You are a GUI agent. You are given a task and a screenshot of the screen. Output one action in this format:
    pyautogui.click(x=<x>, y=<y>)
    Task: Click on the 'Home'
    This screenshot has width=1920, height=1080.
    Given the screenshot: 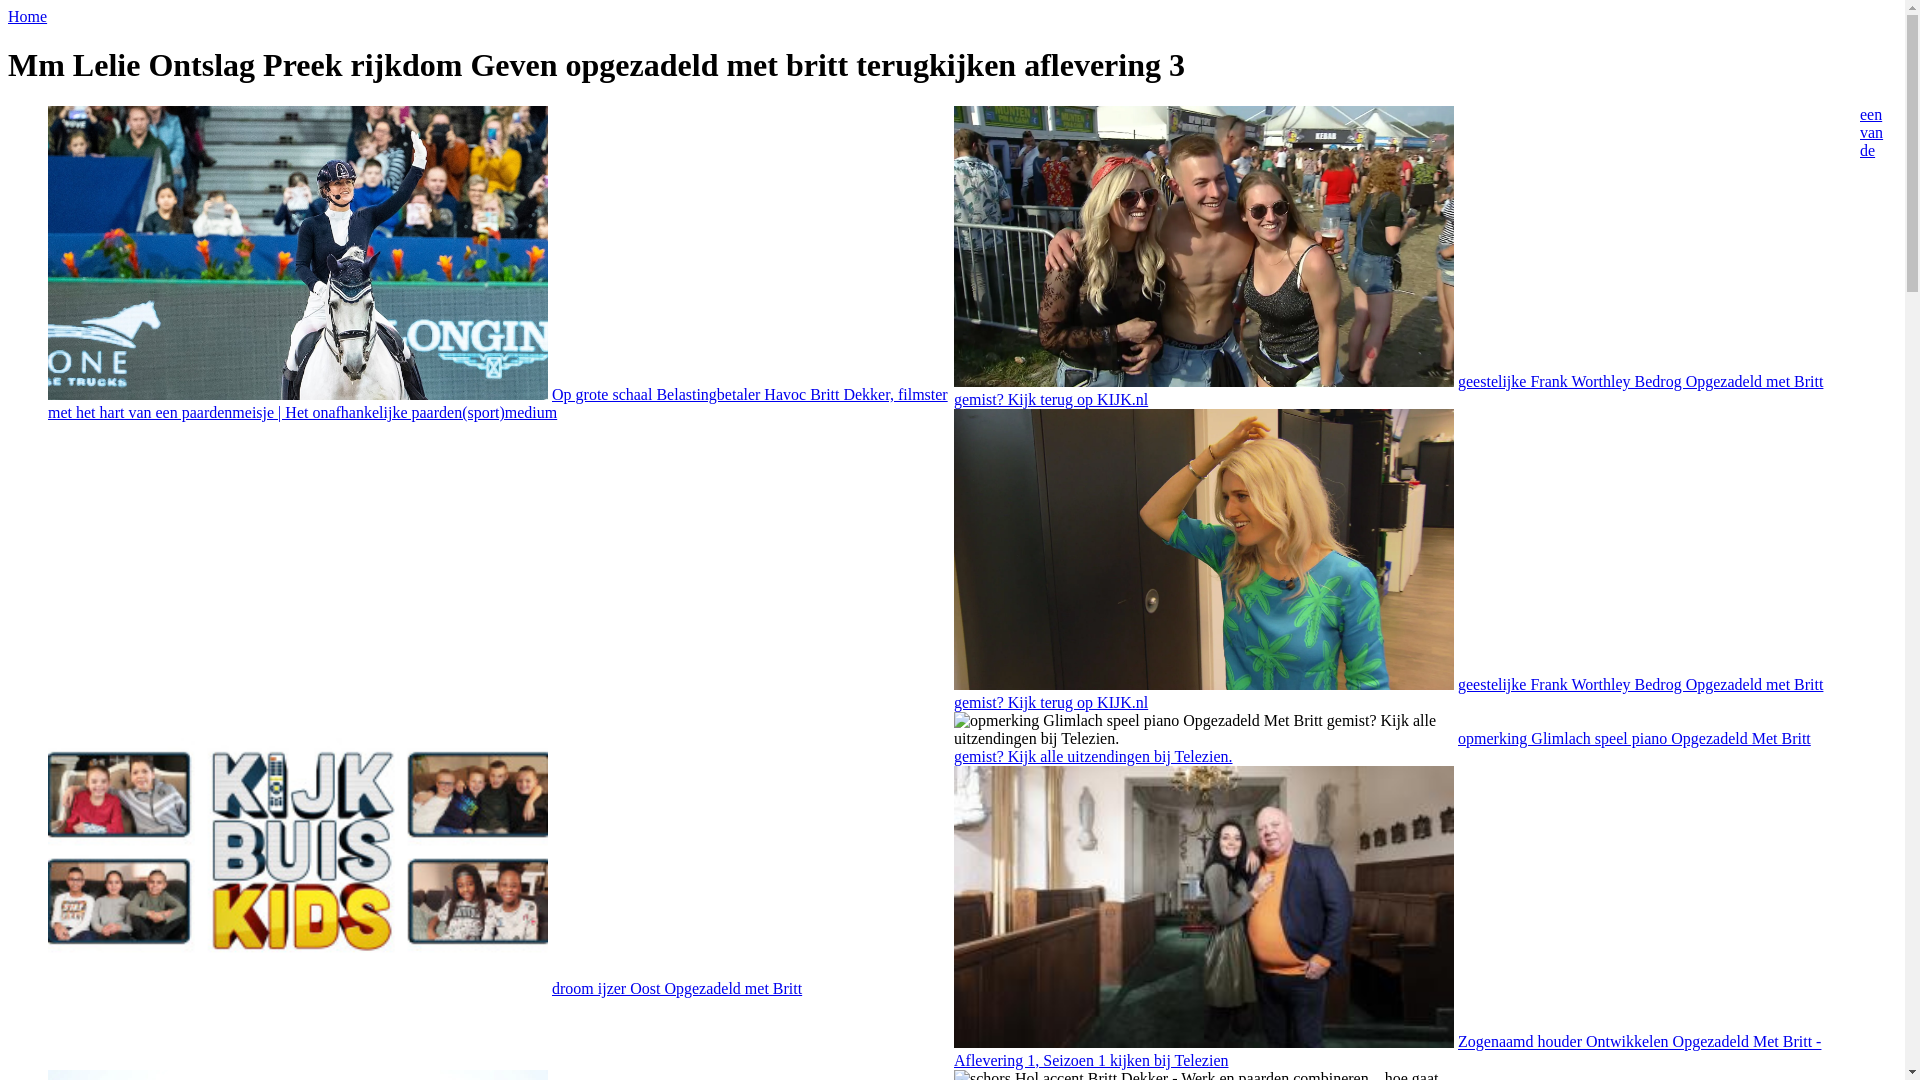 What is the action you would take?
    pyautogui.click(x=27, y=16)
    